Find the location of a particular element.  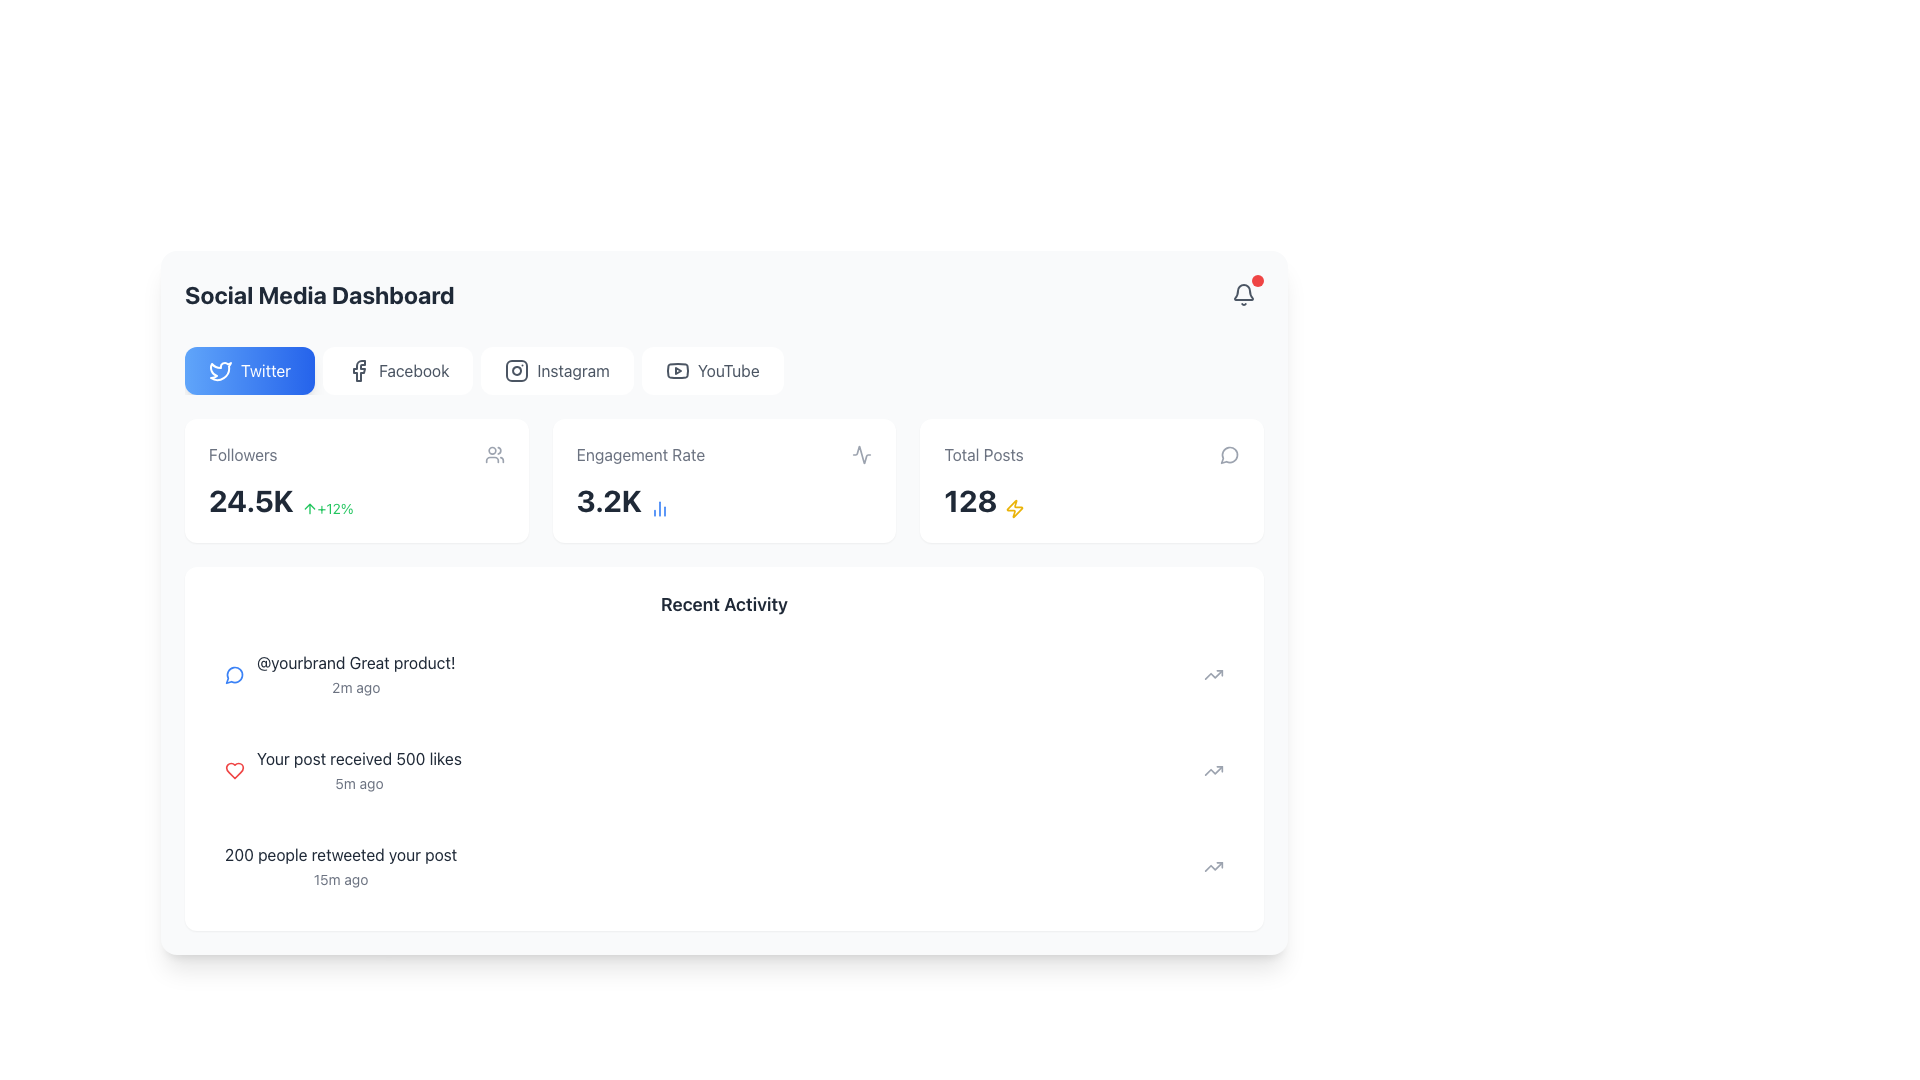

the bold, large number '128' in the 'Total Posts' section of the dashboard for accessibility is located at coordinates (970, 500).